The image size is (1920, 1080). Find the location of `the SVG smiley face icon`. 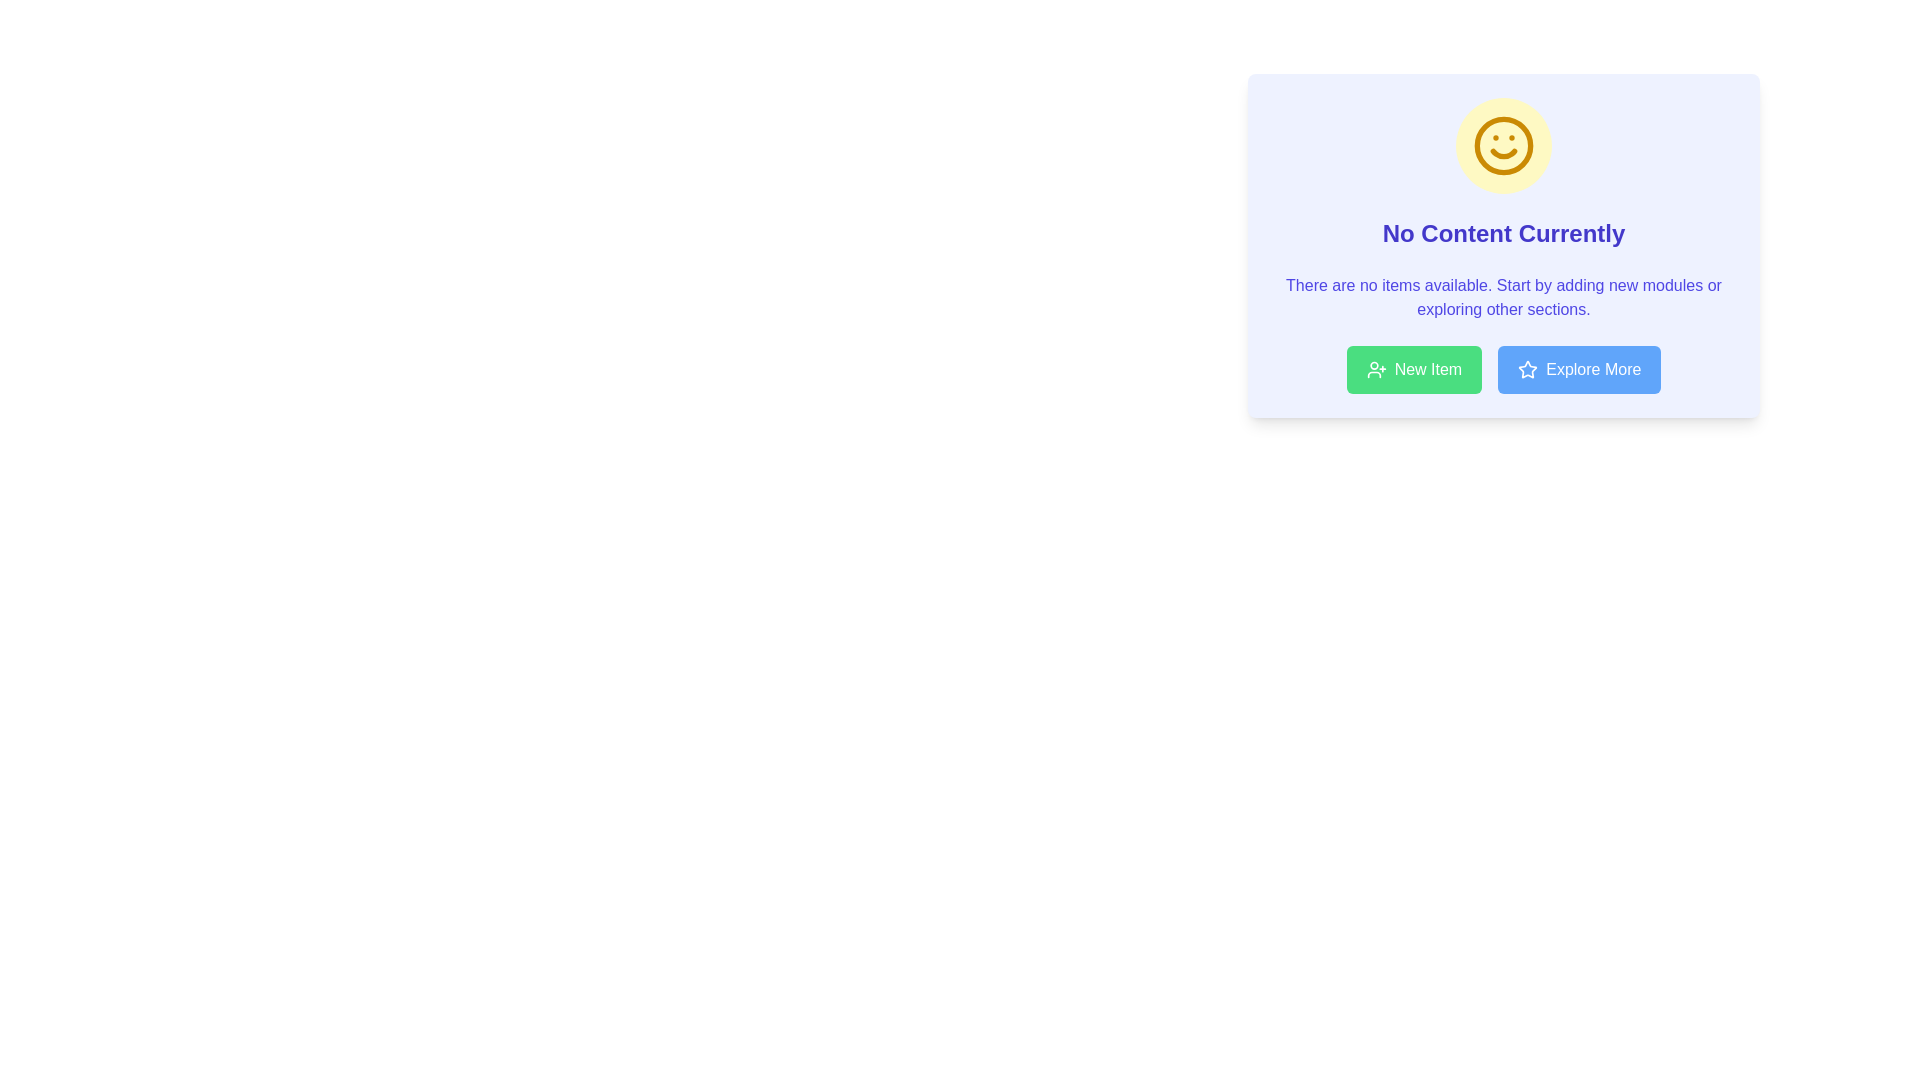

the SVG smiley face icon is located at coordinates (1503, 145).